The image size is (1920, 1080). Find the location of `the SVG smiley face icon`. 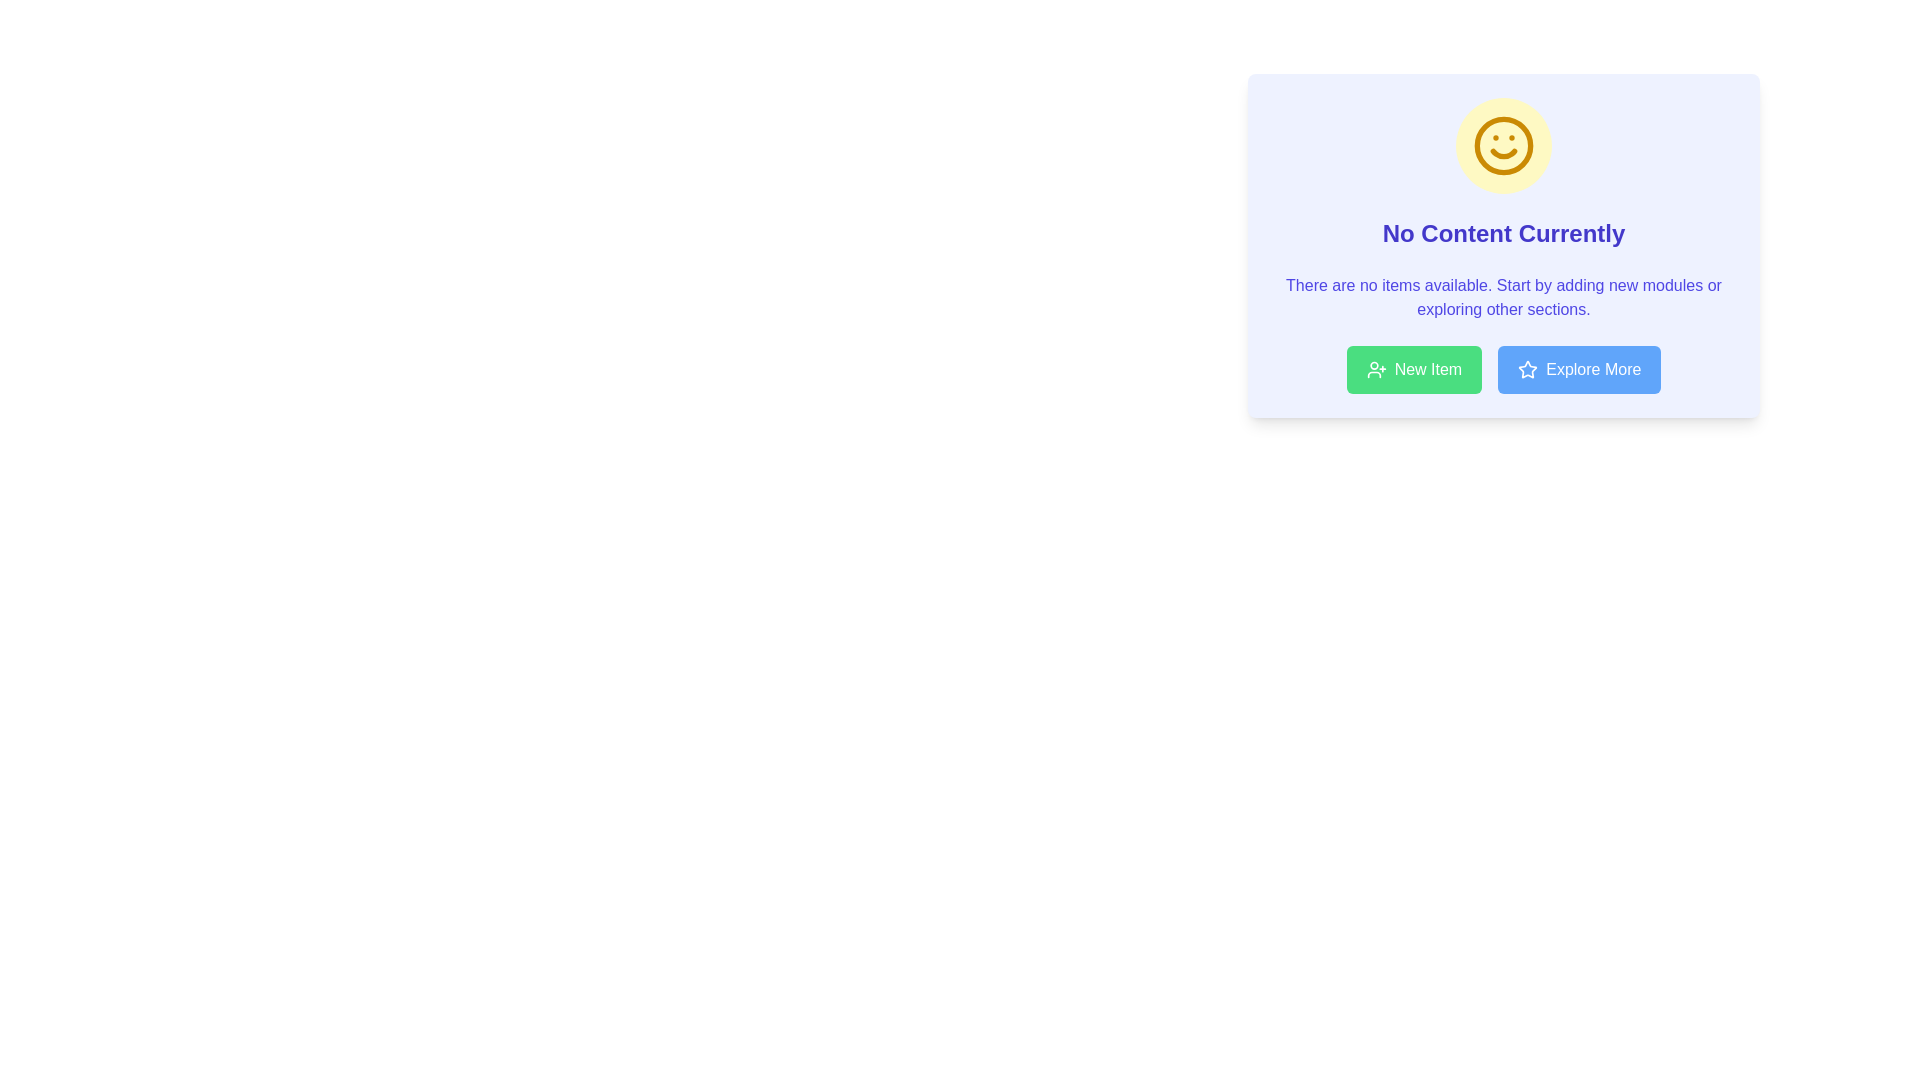

the SVG smiley face icon is located at coordinates (1503, 145).